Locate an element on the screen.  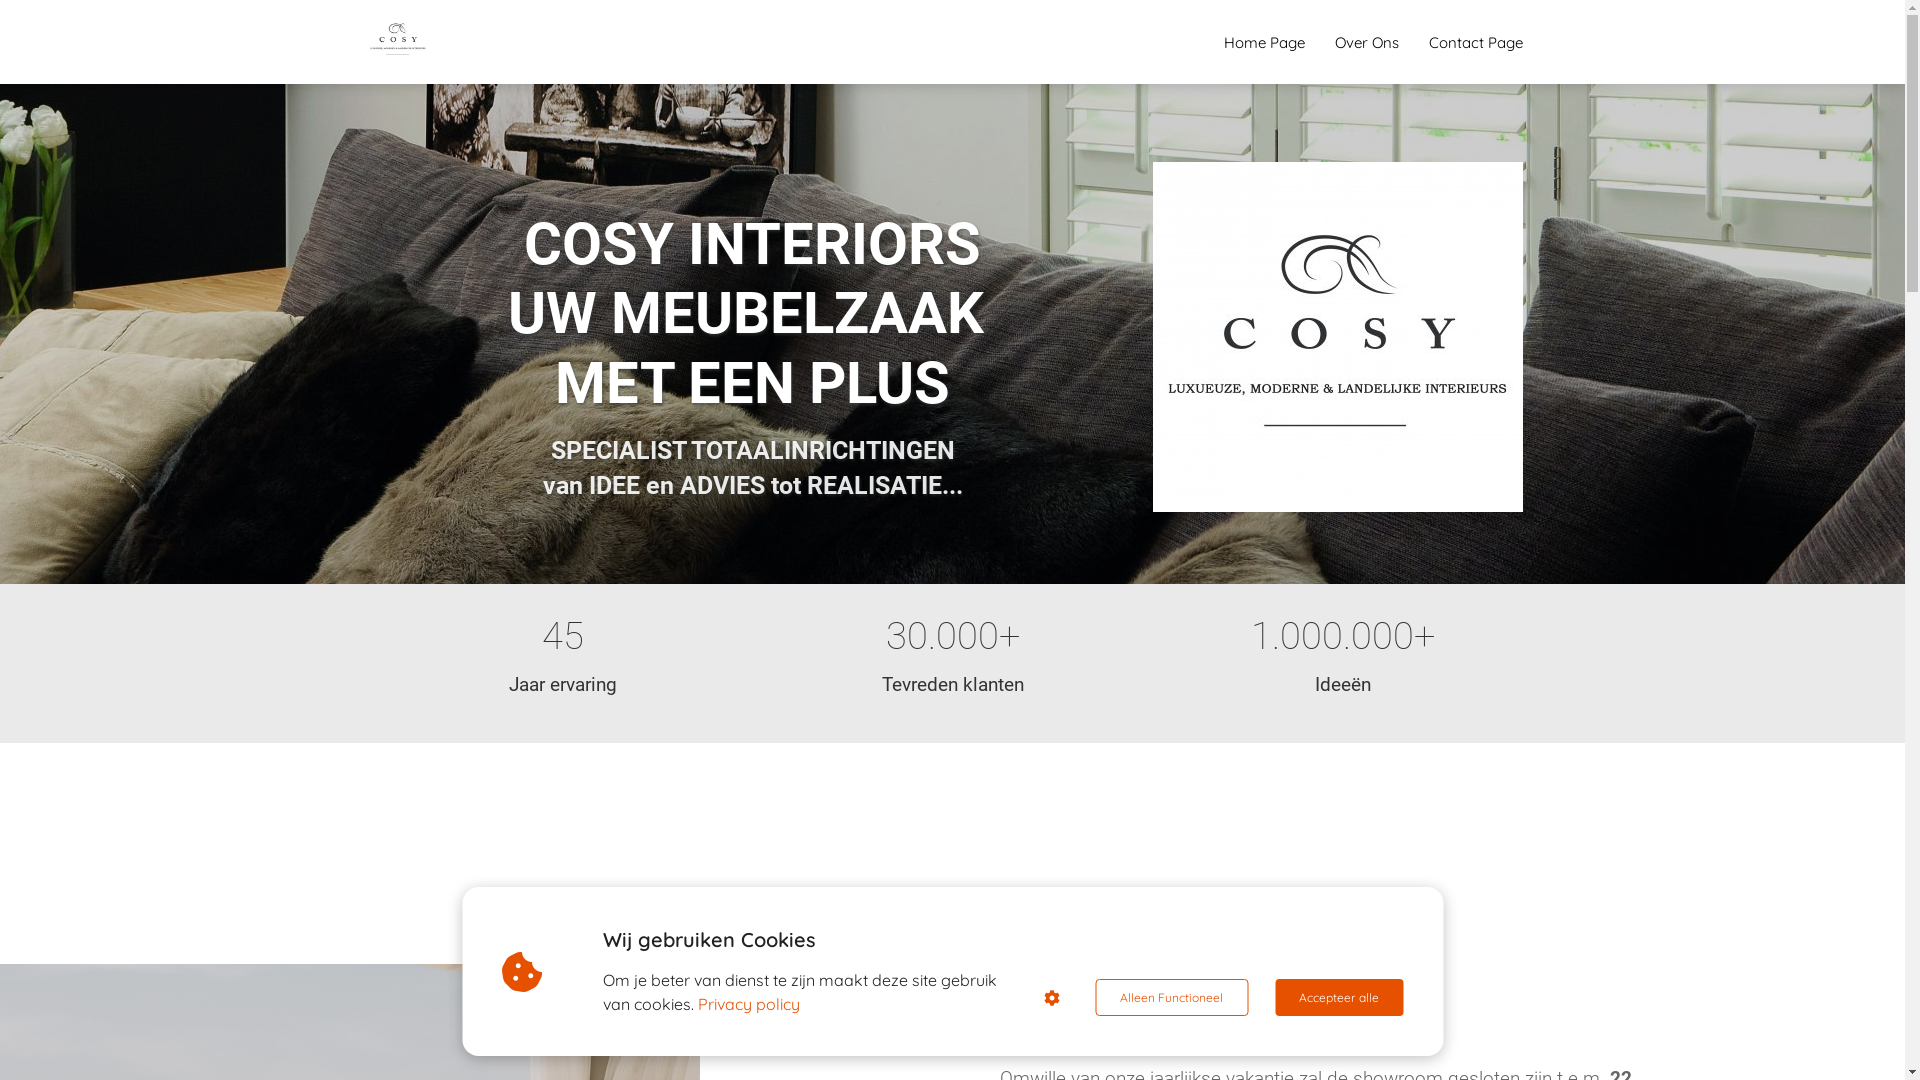
'Contact Page' is located at coordinates (1476, 42).